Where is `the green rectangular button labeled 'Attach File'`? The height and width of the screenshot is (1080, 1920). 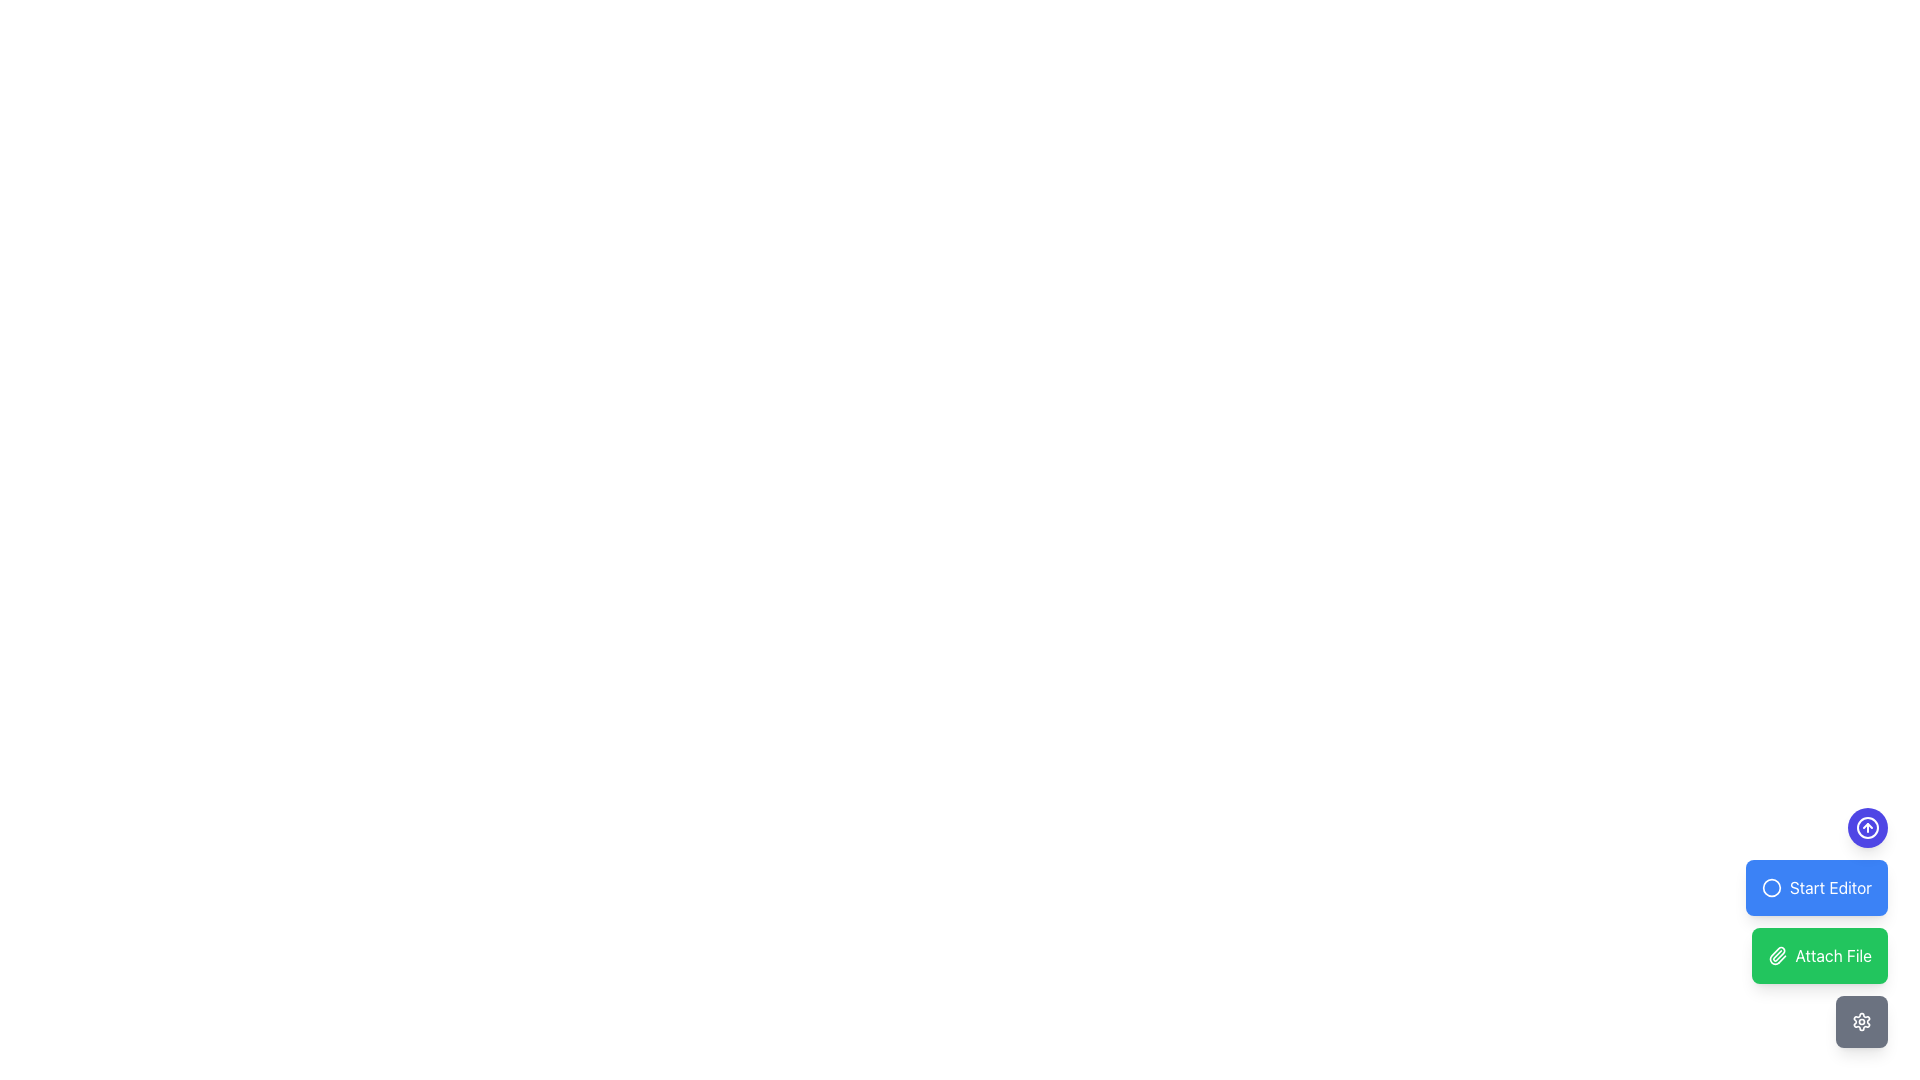
the green rectangular button labeled 'Attach File' is located at coordinates (1816, 928).